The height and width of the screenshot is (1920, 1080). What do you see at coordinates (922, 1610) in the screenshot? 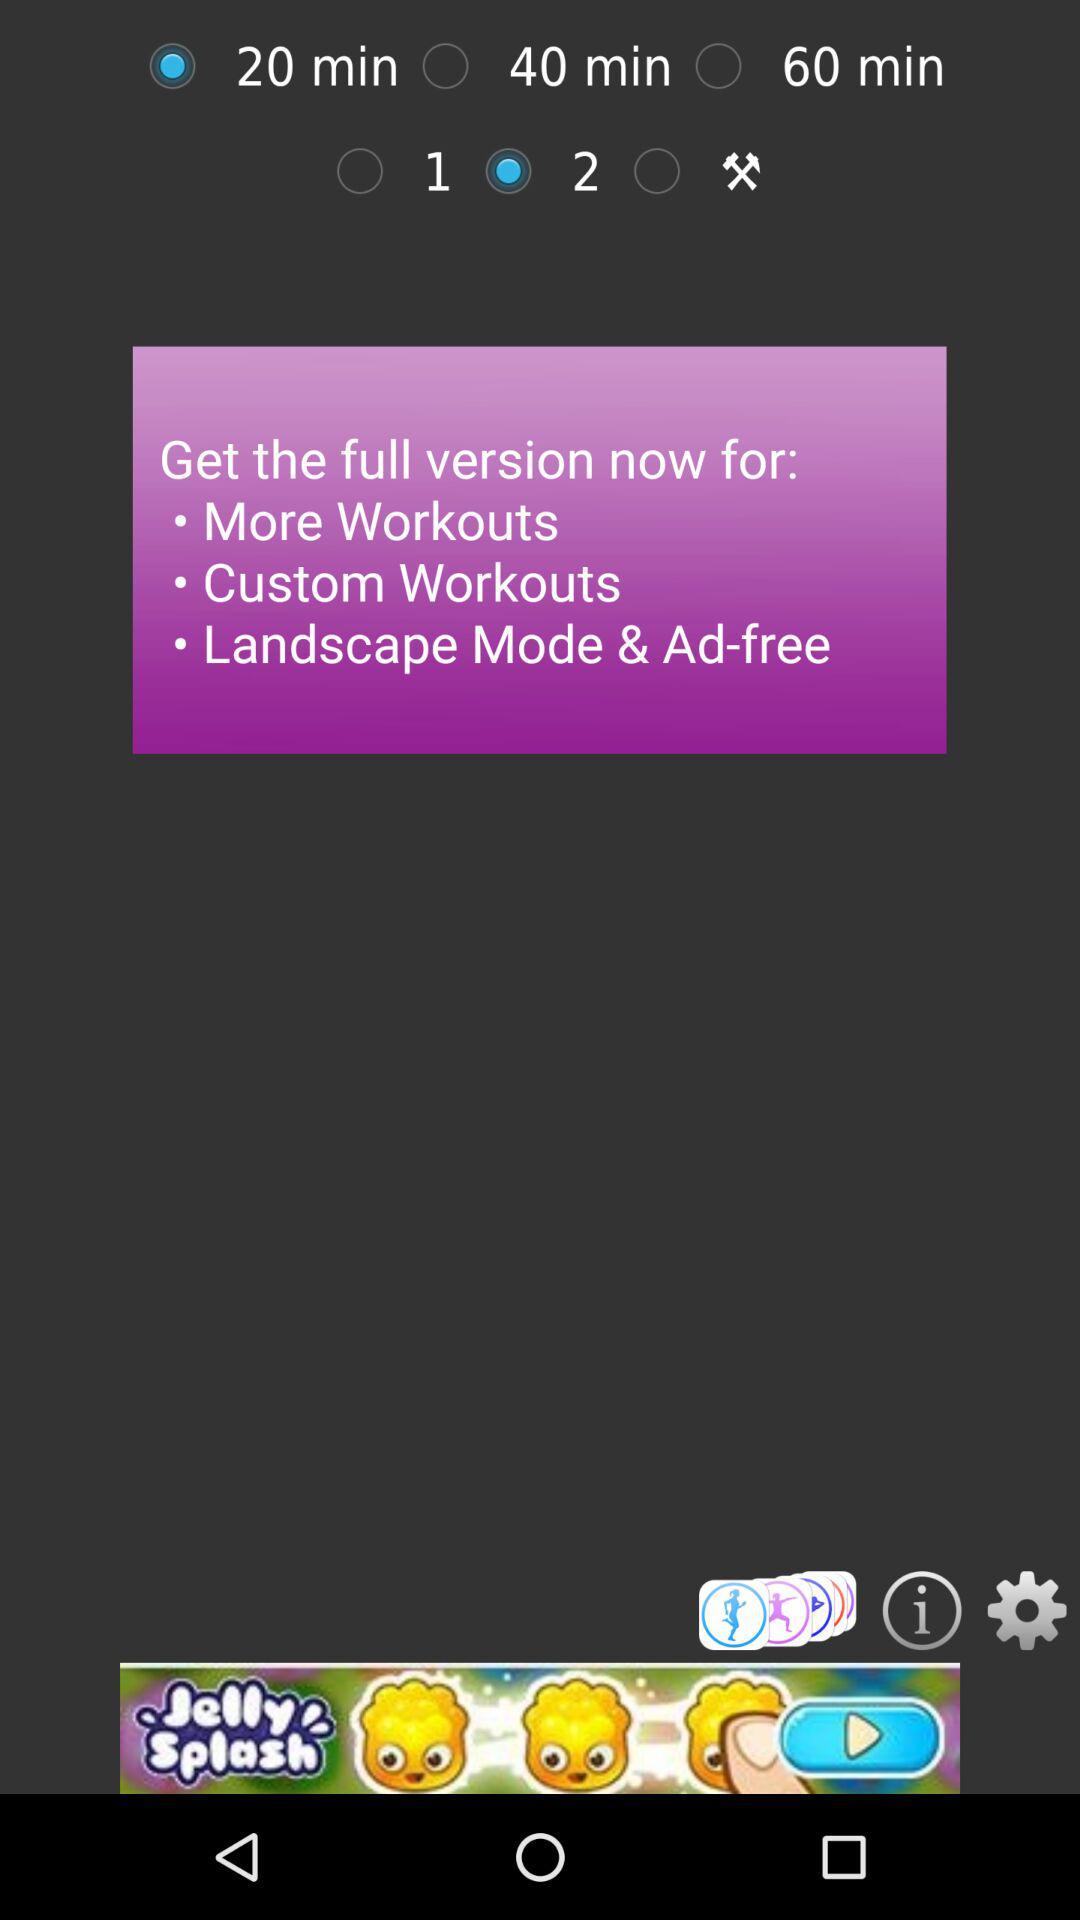
I see `see contact information` at bounding box center [922, 1610].